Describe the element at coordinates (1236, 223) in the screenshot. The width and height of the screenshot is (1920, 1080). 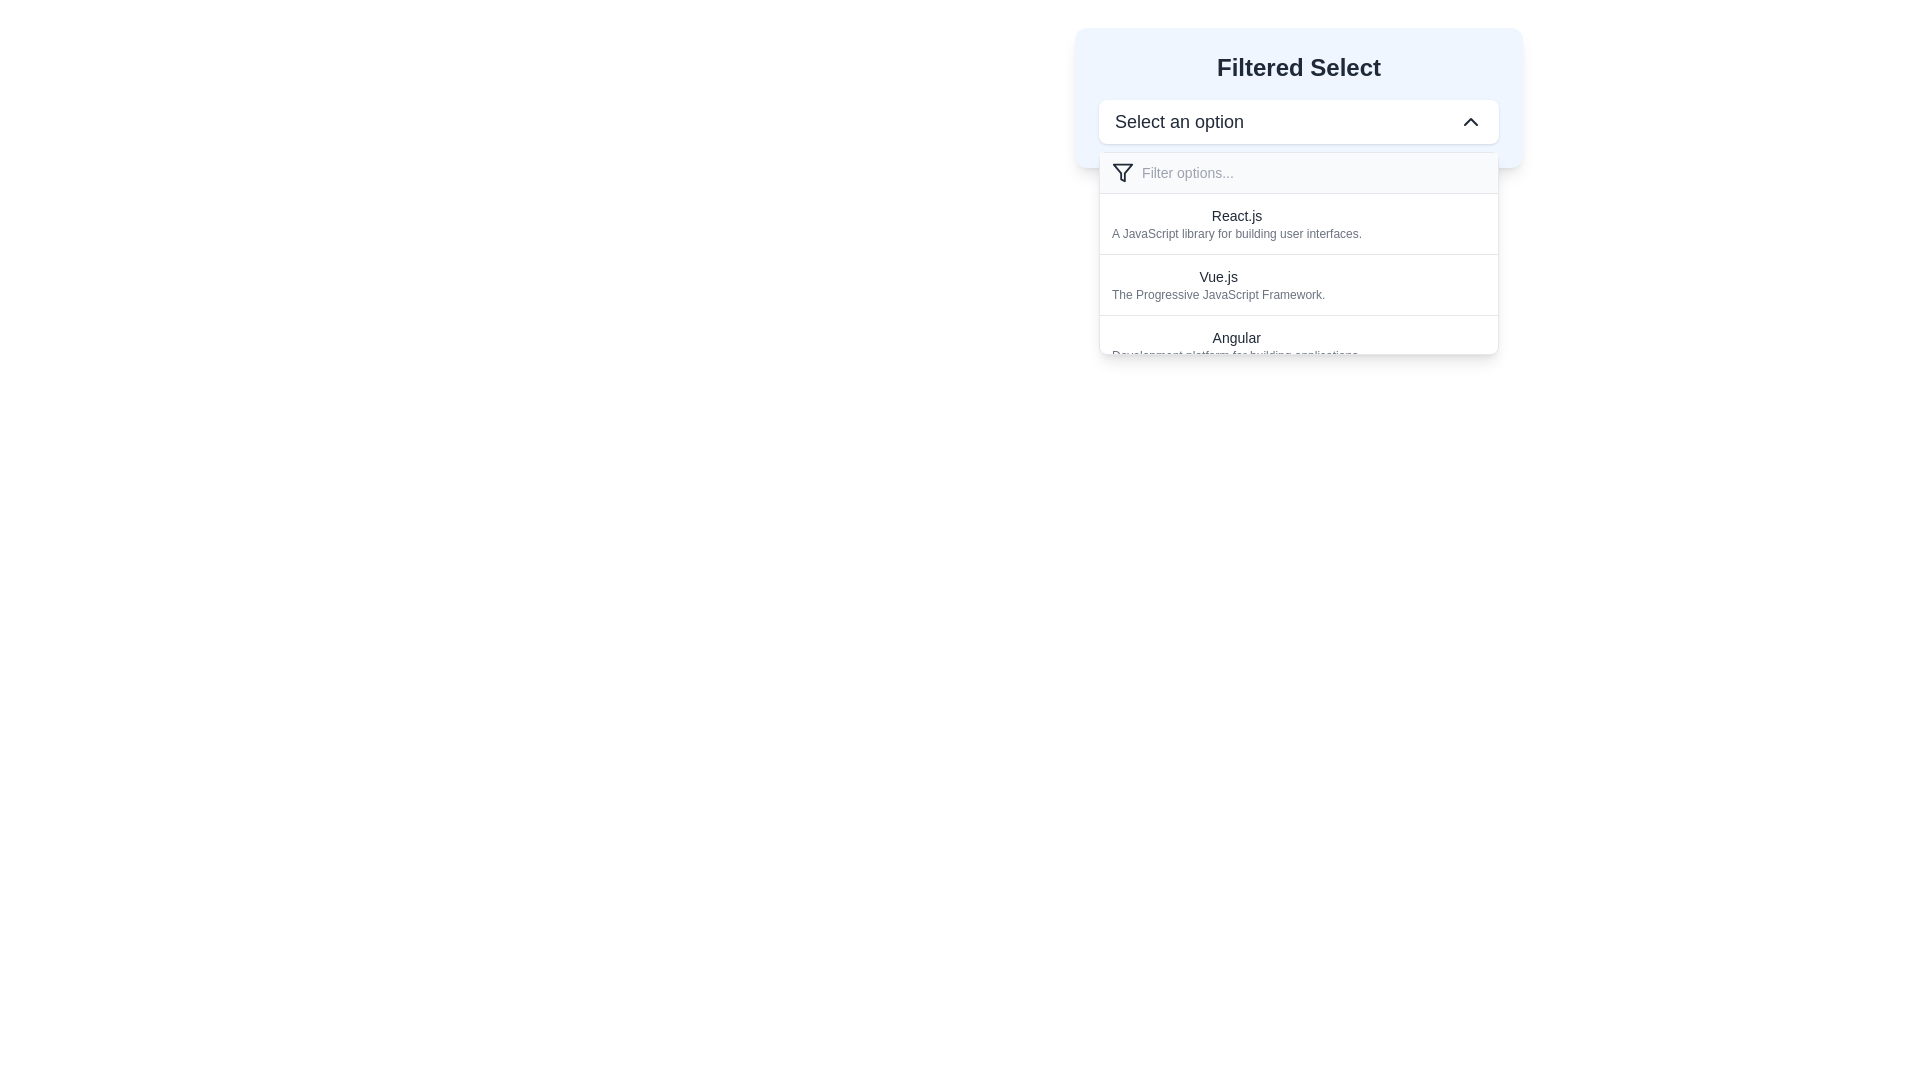
I see `the 'React.js' option in the dropdown menu` at that location.